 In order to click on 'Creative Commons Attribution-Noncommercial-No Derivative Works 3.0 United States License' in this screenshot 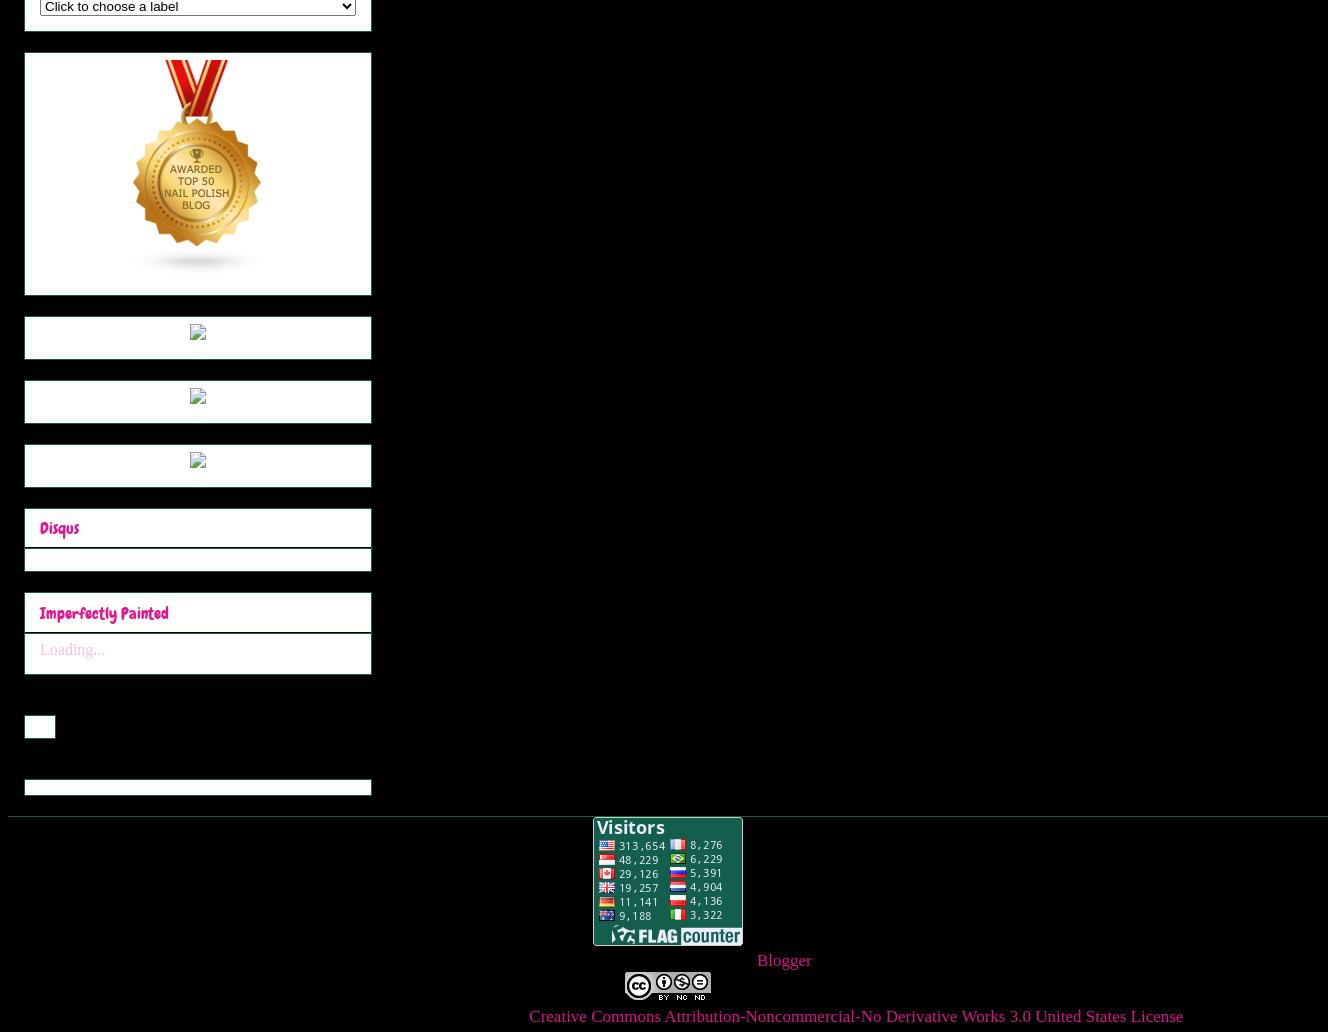, I will do `click(856, 1014)`.